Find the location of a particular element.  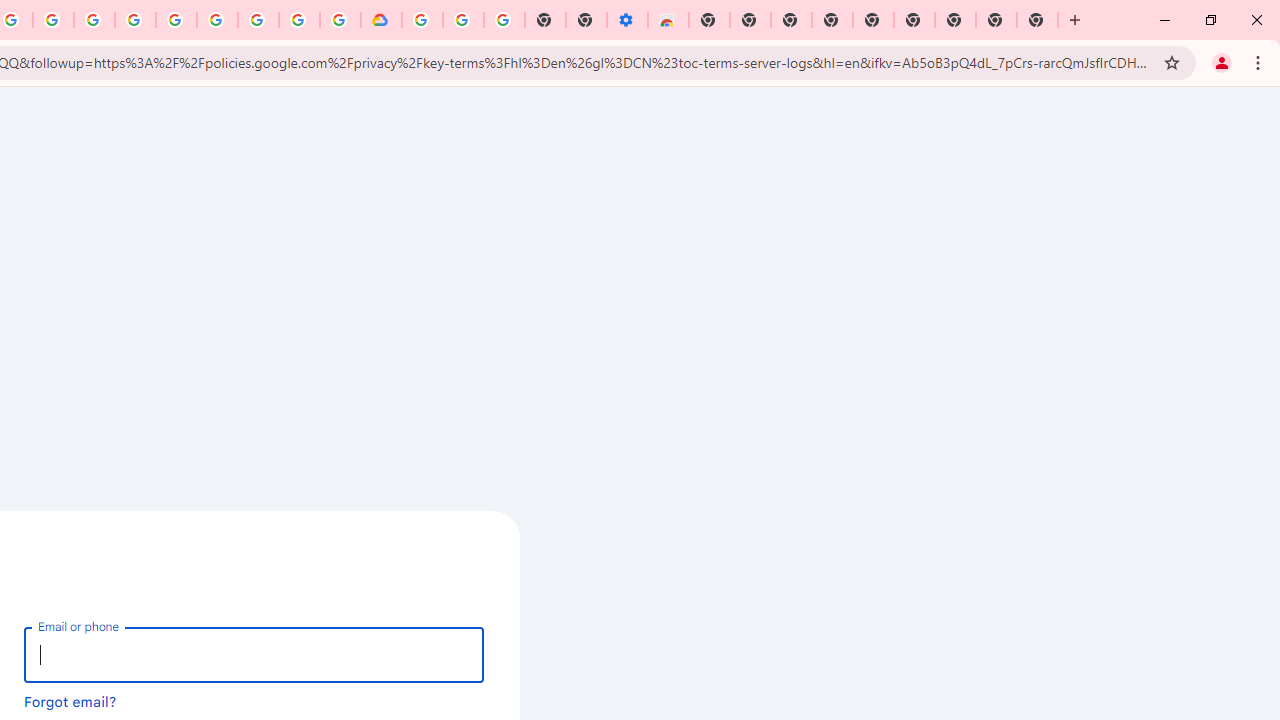

'Ad Settings' is located at coordinates (134, 20).